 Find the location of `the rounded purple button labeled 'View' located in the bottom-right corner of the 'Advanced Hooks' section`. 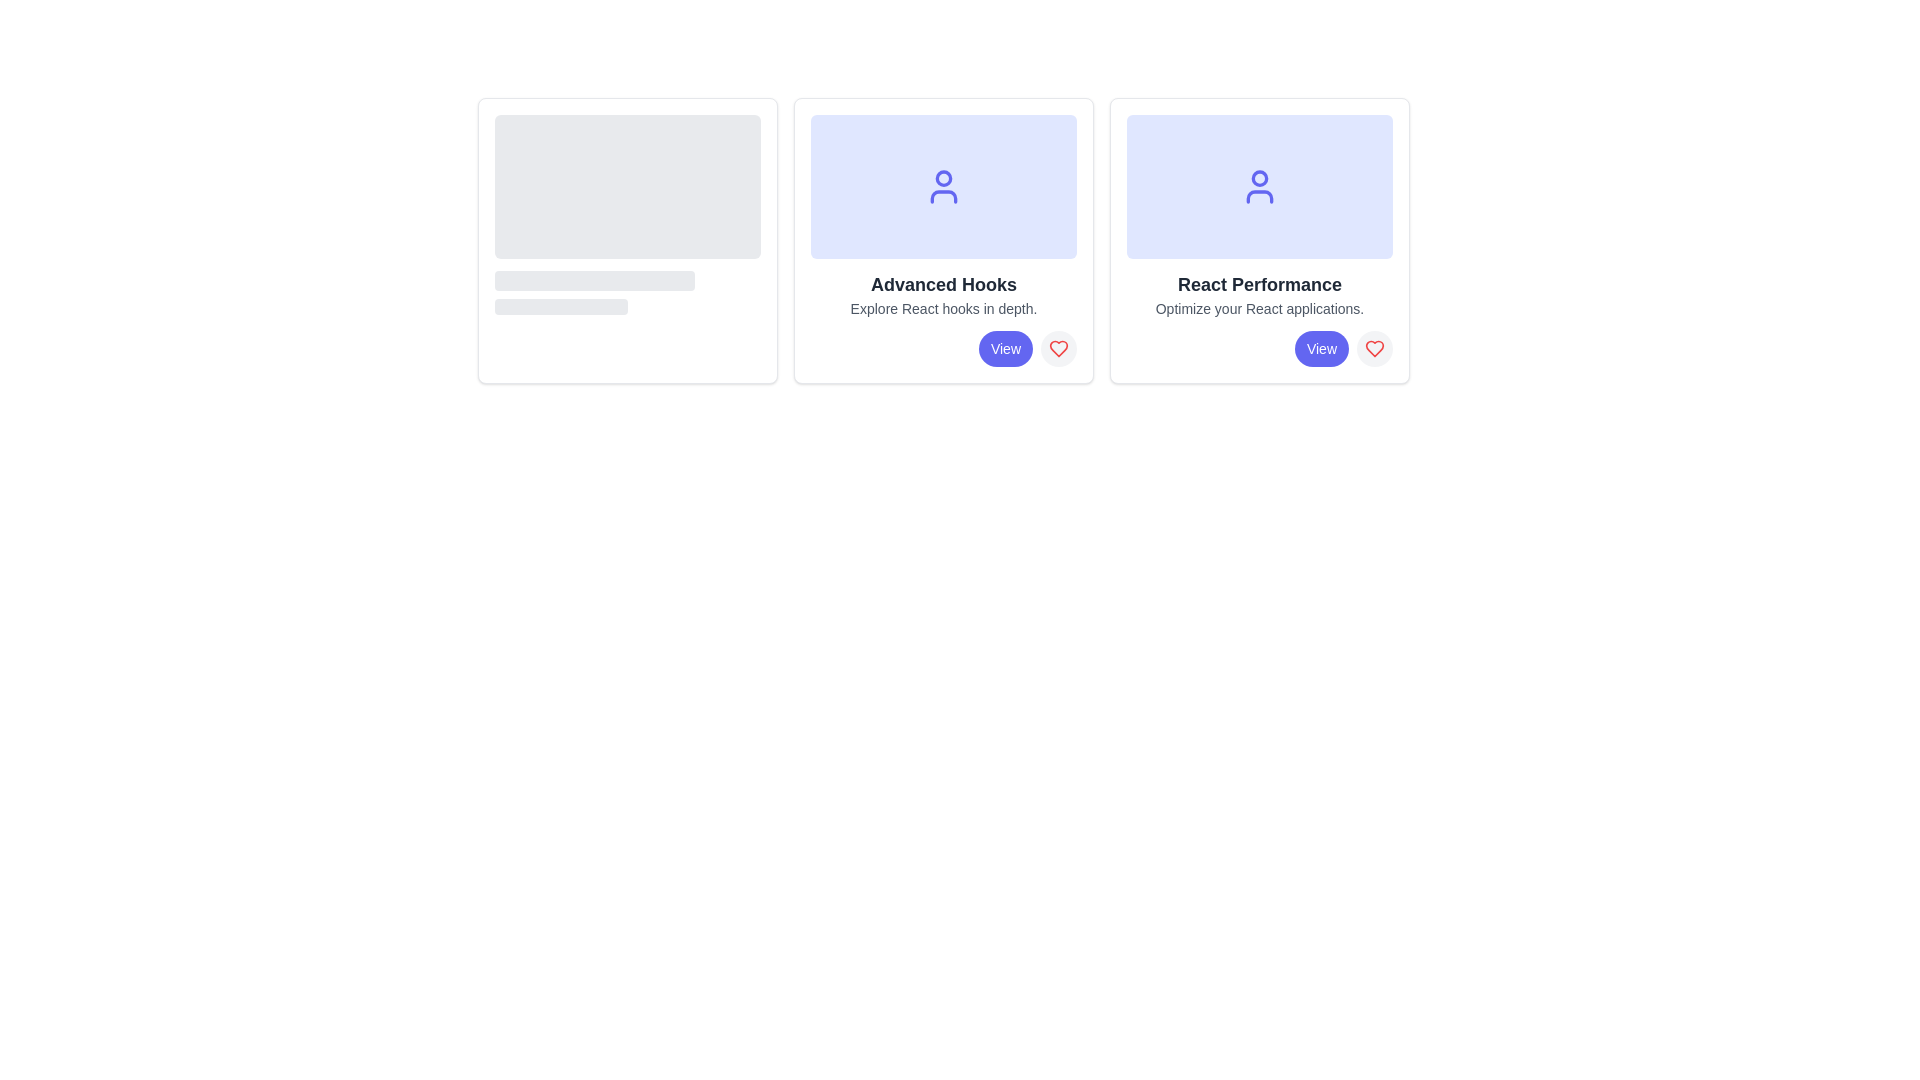

the rounded purple button labeled 'View' located in the bottom-right corner of the 'Advanced Hooks' section is located at coordinates (1005, 347).